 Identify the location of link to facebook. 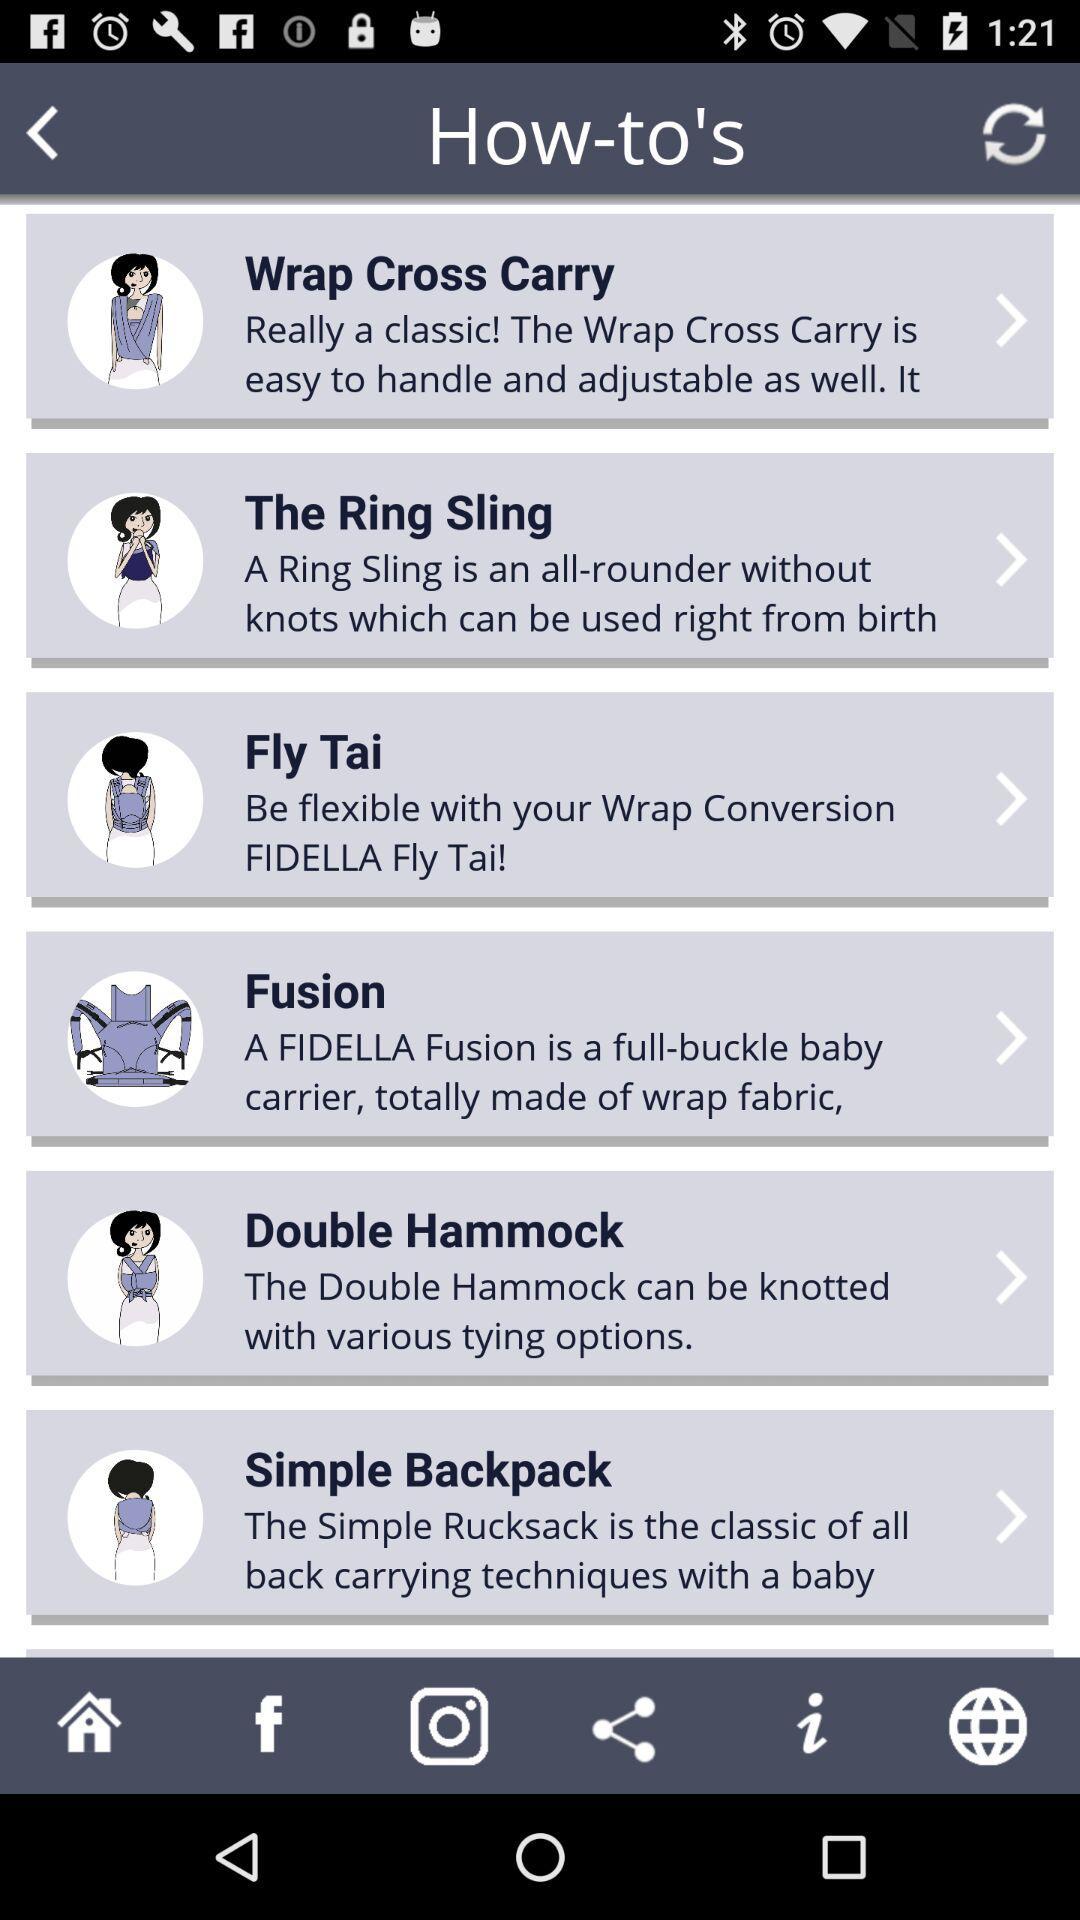
(270, 1724).